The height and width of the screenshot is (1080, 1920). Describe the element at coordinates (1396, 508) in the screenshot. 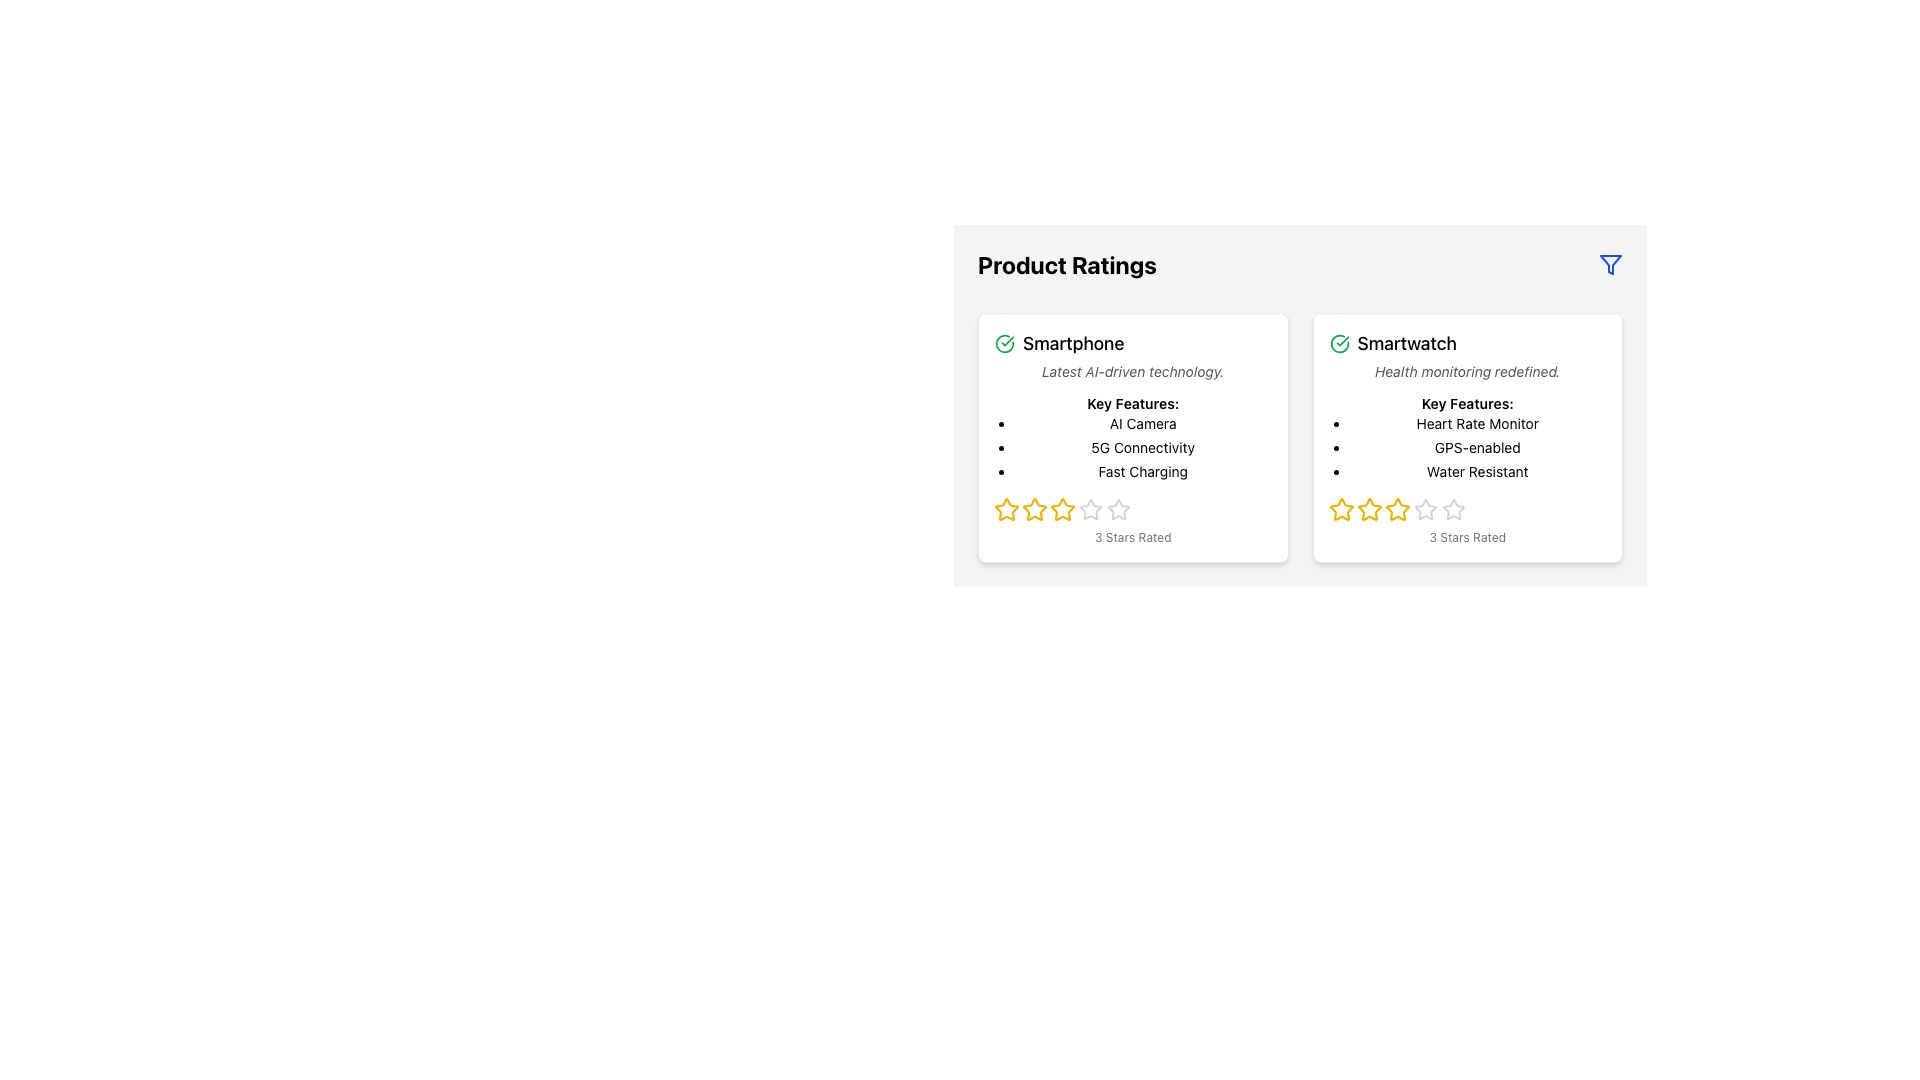

I see `the fourth star icon in the rating system to rate the item as 4 stars` at that location.